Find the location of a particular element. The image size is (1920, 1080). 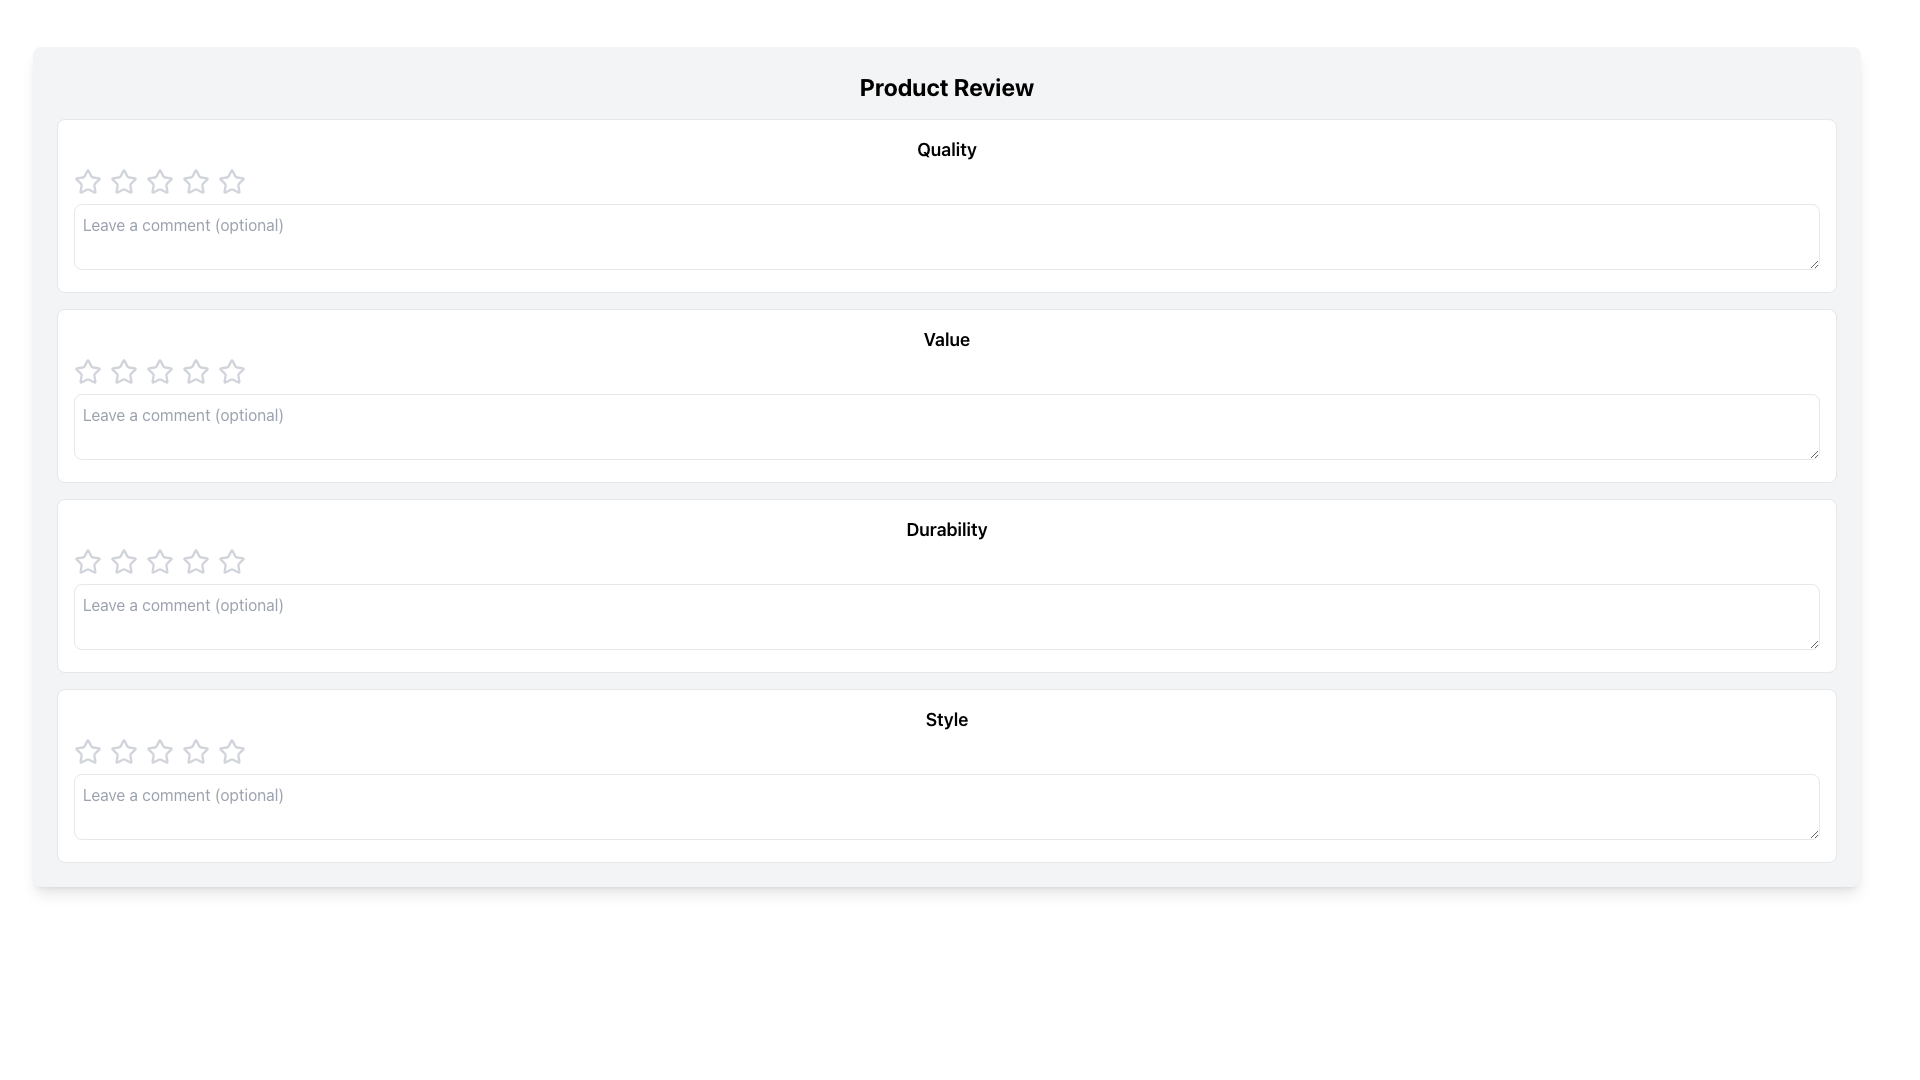

the first hollow star icon in the rating component located beneath the 'Style' section header is located at coordinates (231, 751).